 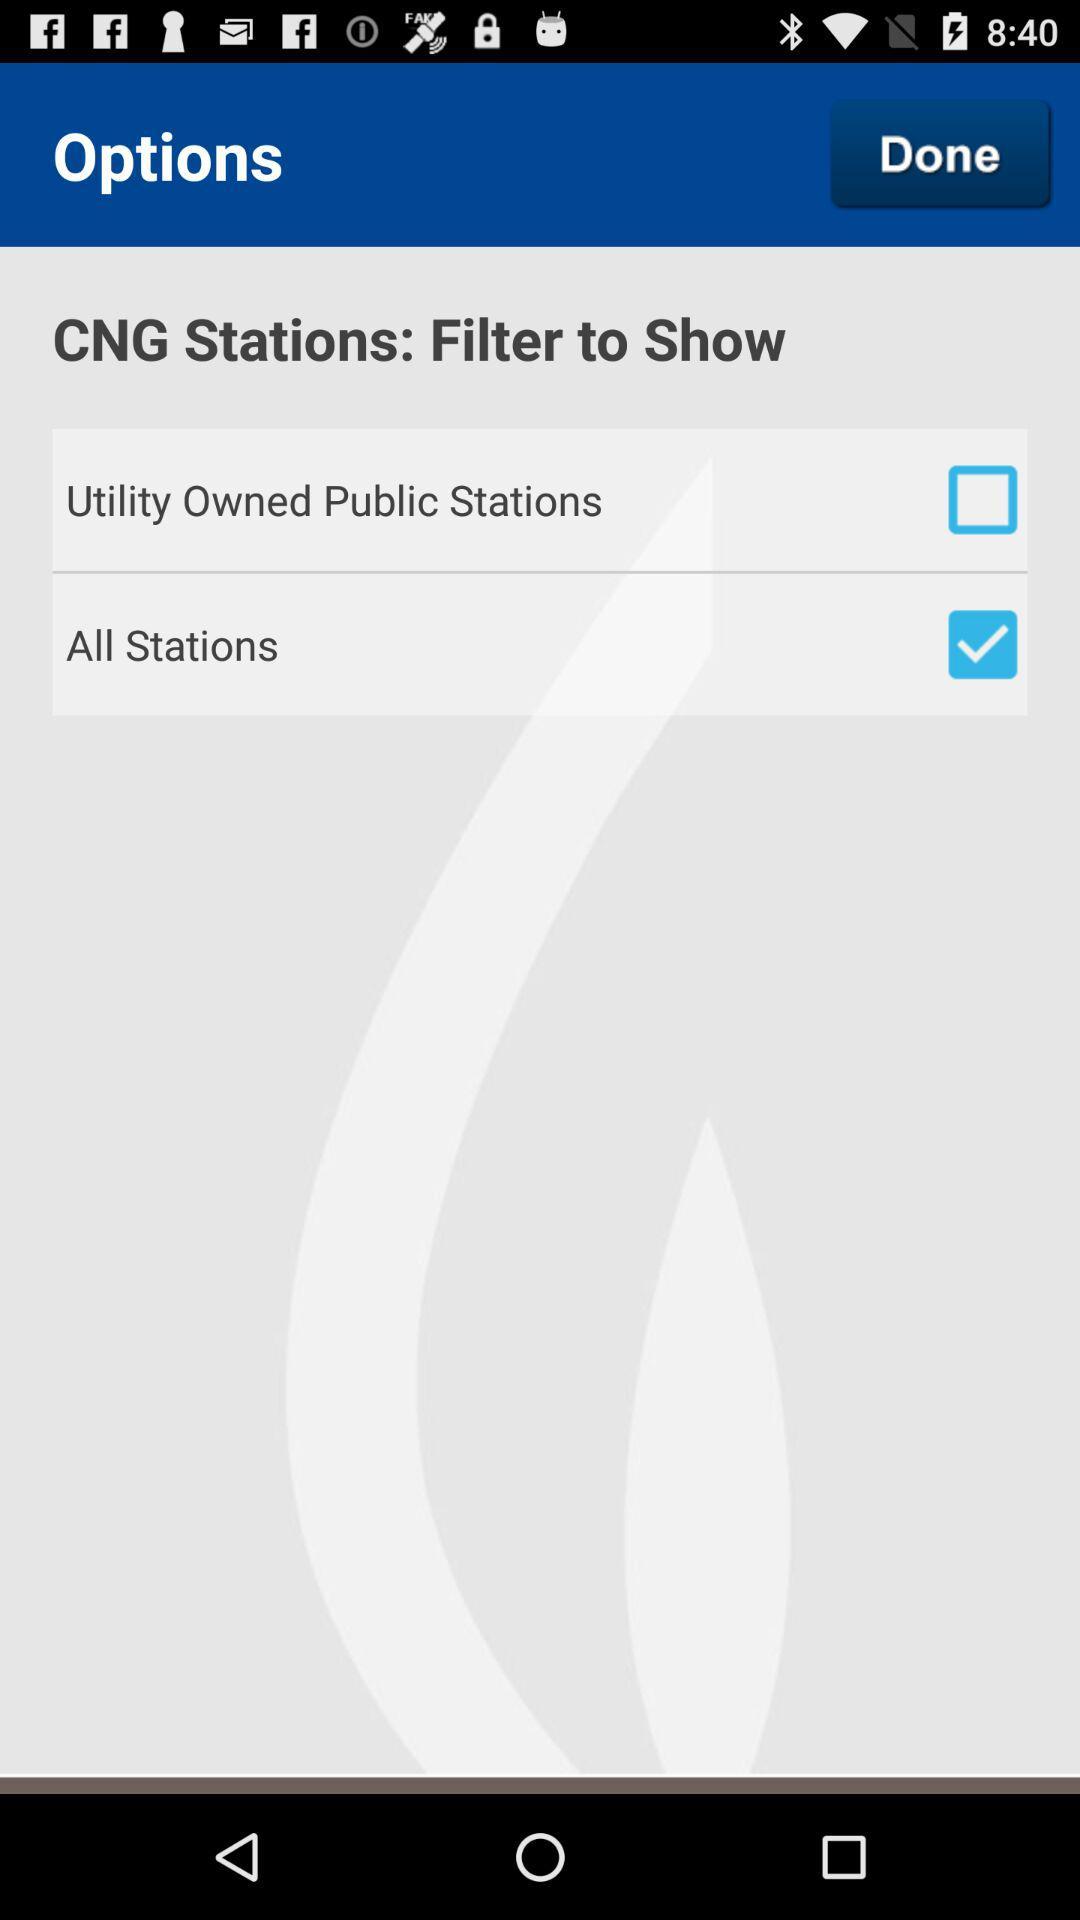 What do you see at coordinates (941, 153) in the screenshot?
I see `the item next to the options app` at bounding box center [941, 153].